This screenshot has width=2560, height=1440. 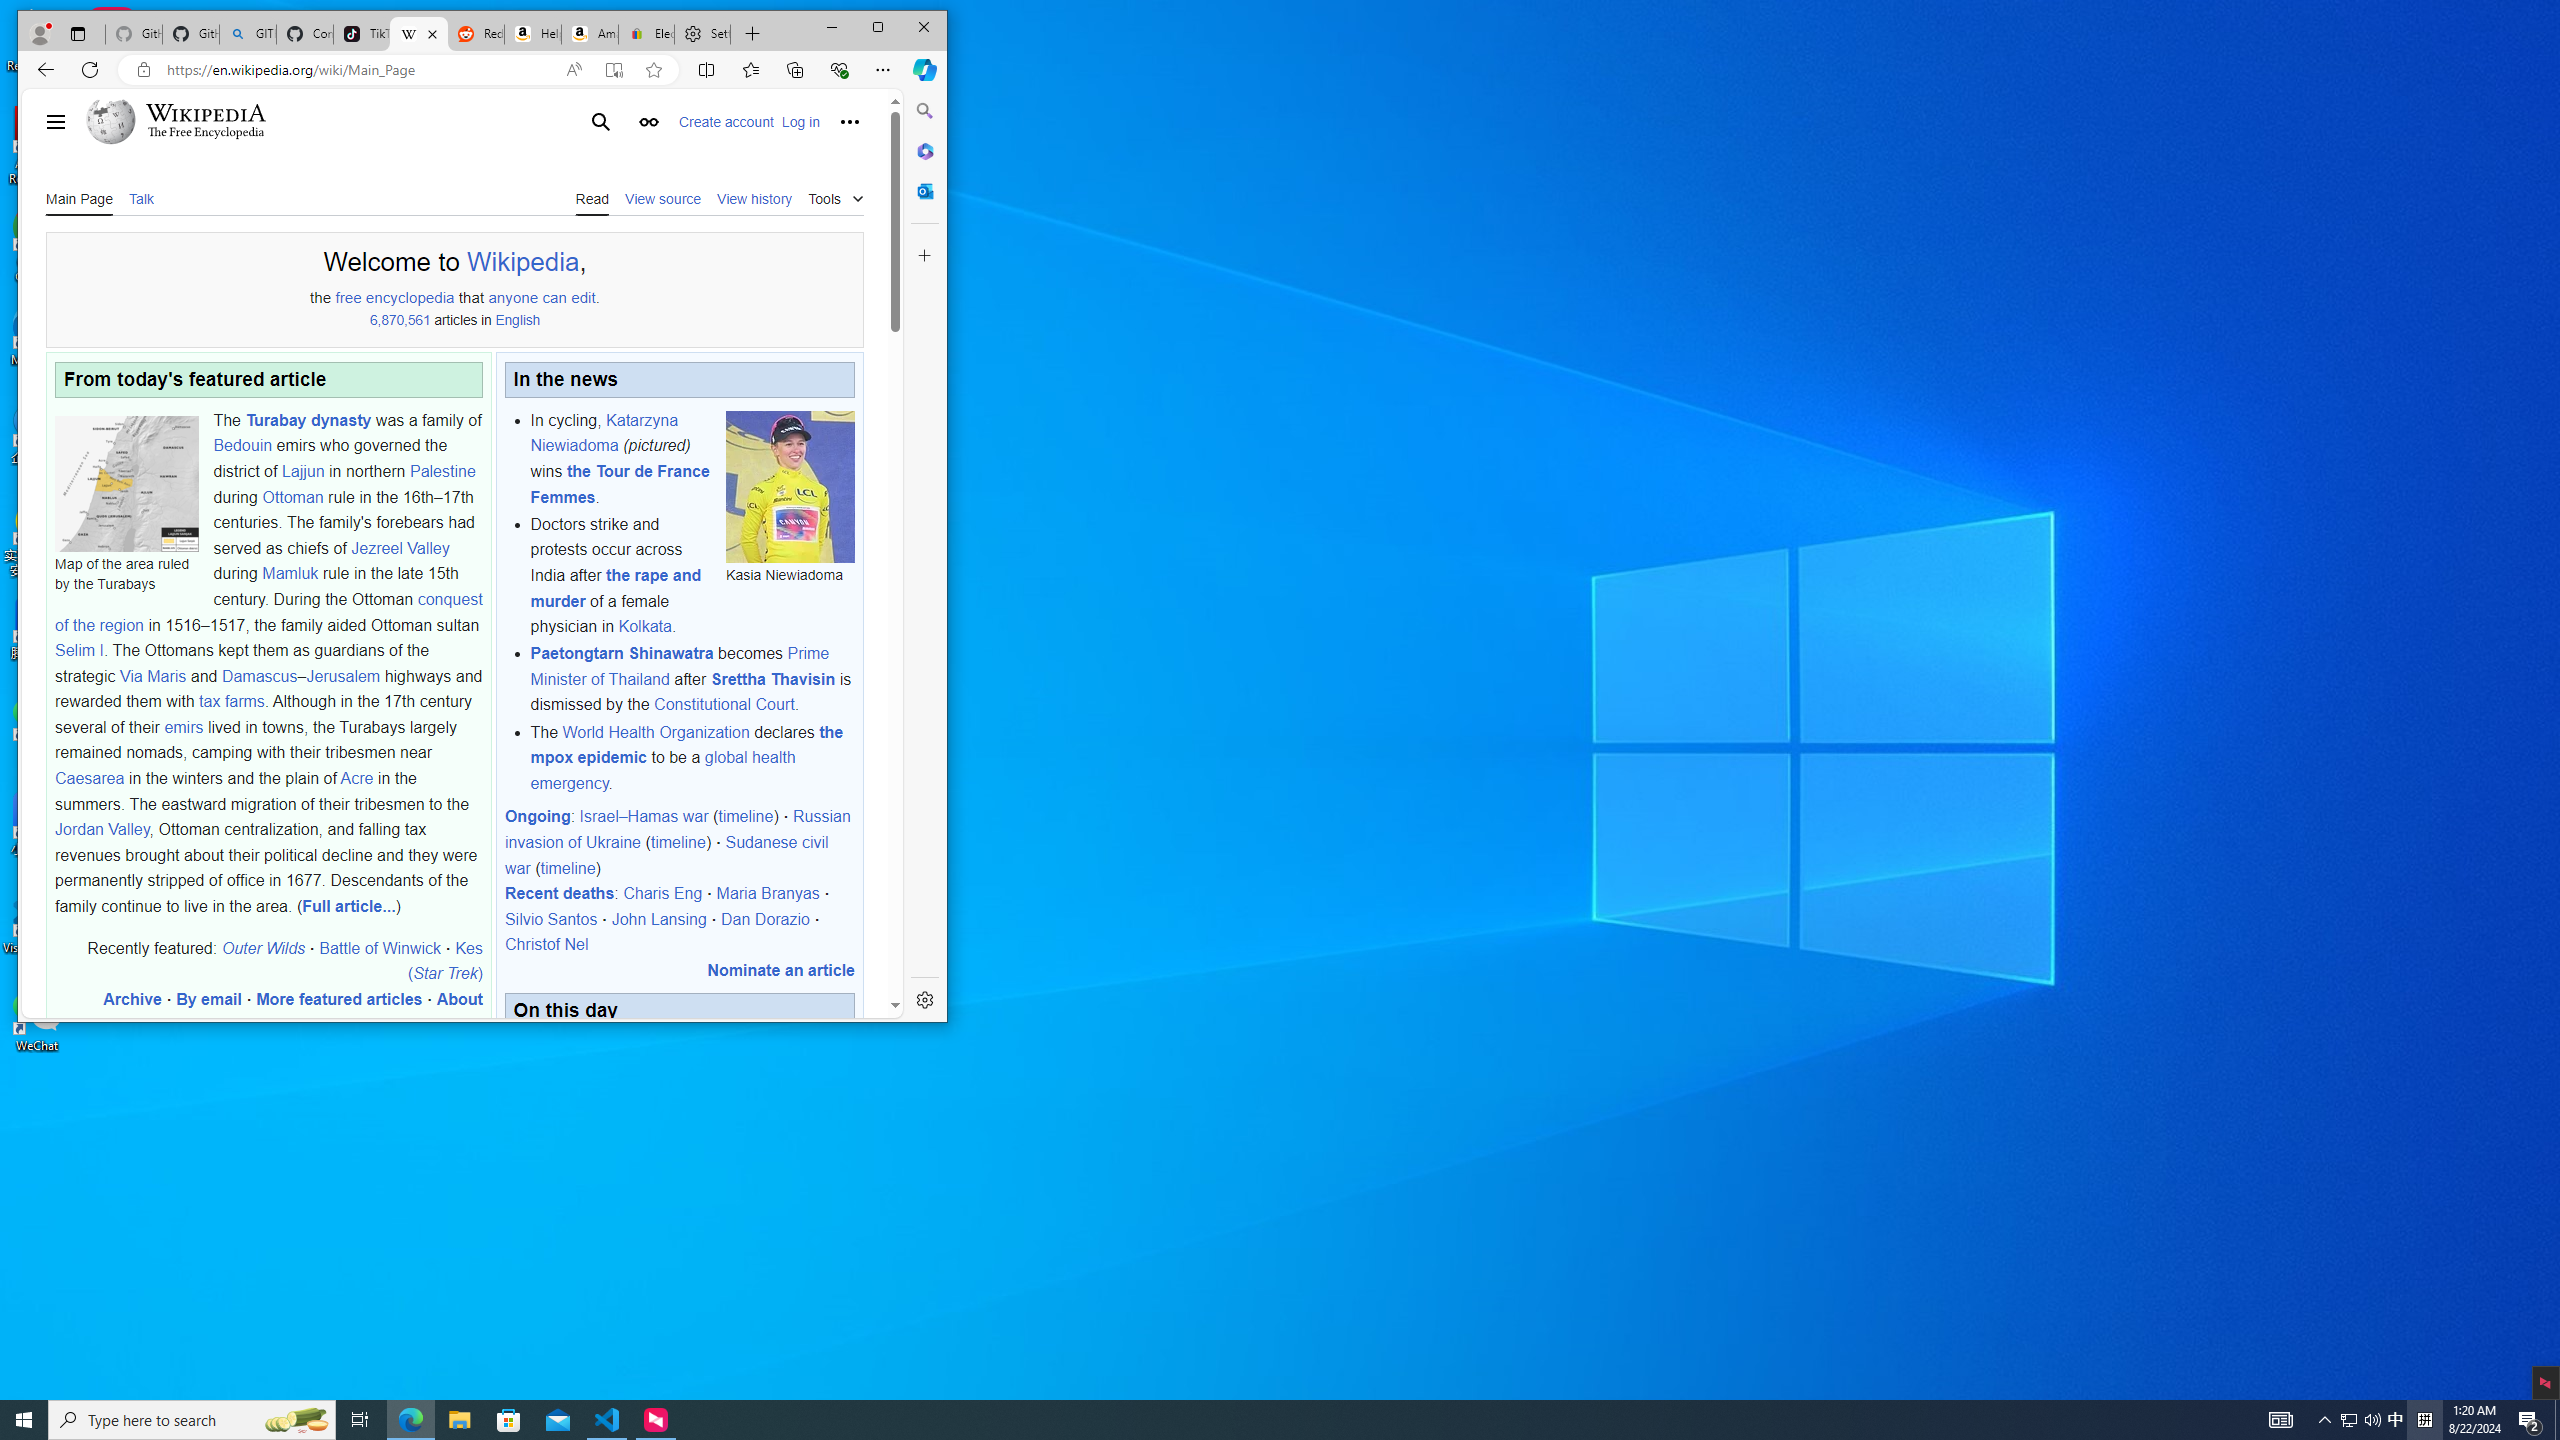 What do you see at coordinates (621, 652) in the screenshot?
I see `'Paetongtarn Shinawatra'` at bounding box center [621, 652].